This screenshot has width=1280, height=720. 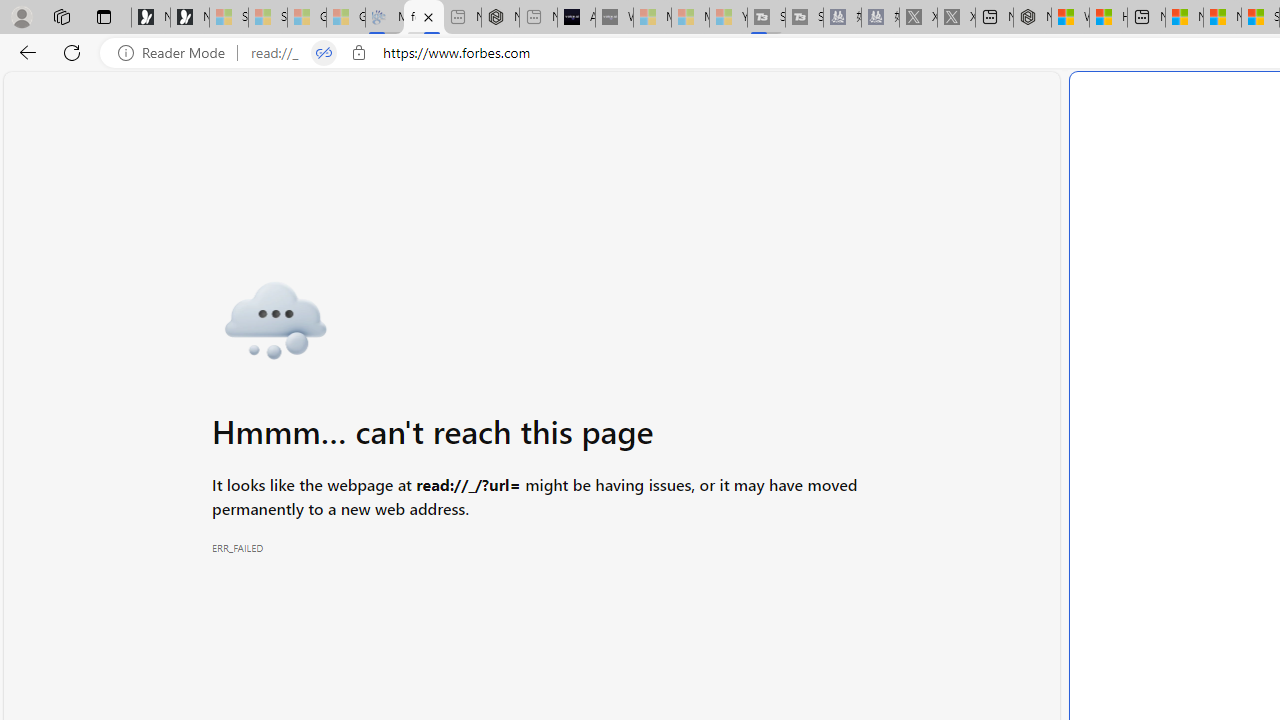 I want to click on 'Nordace - #1 Japanese Best-Seller - Siena Smart Backpack', so click(x=500, y=17).